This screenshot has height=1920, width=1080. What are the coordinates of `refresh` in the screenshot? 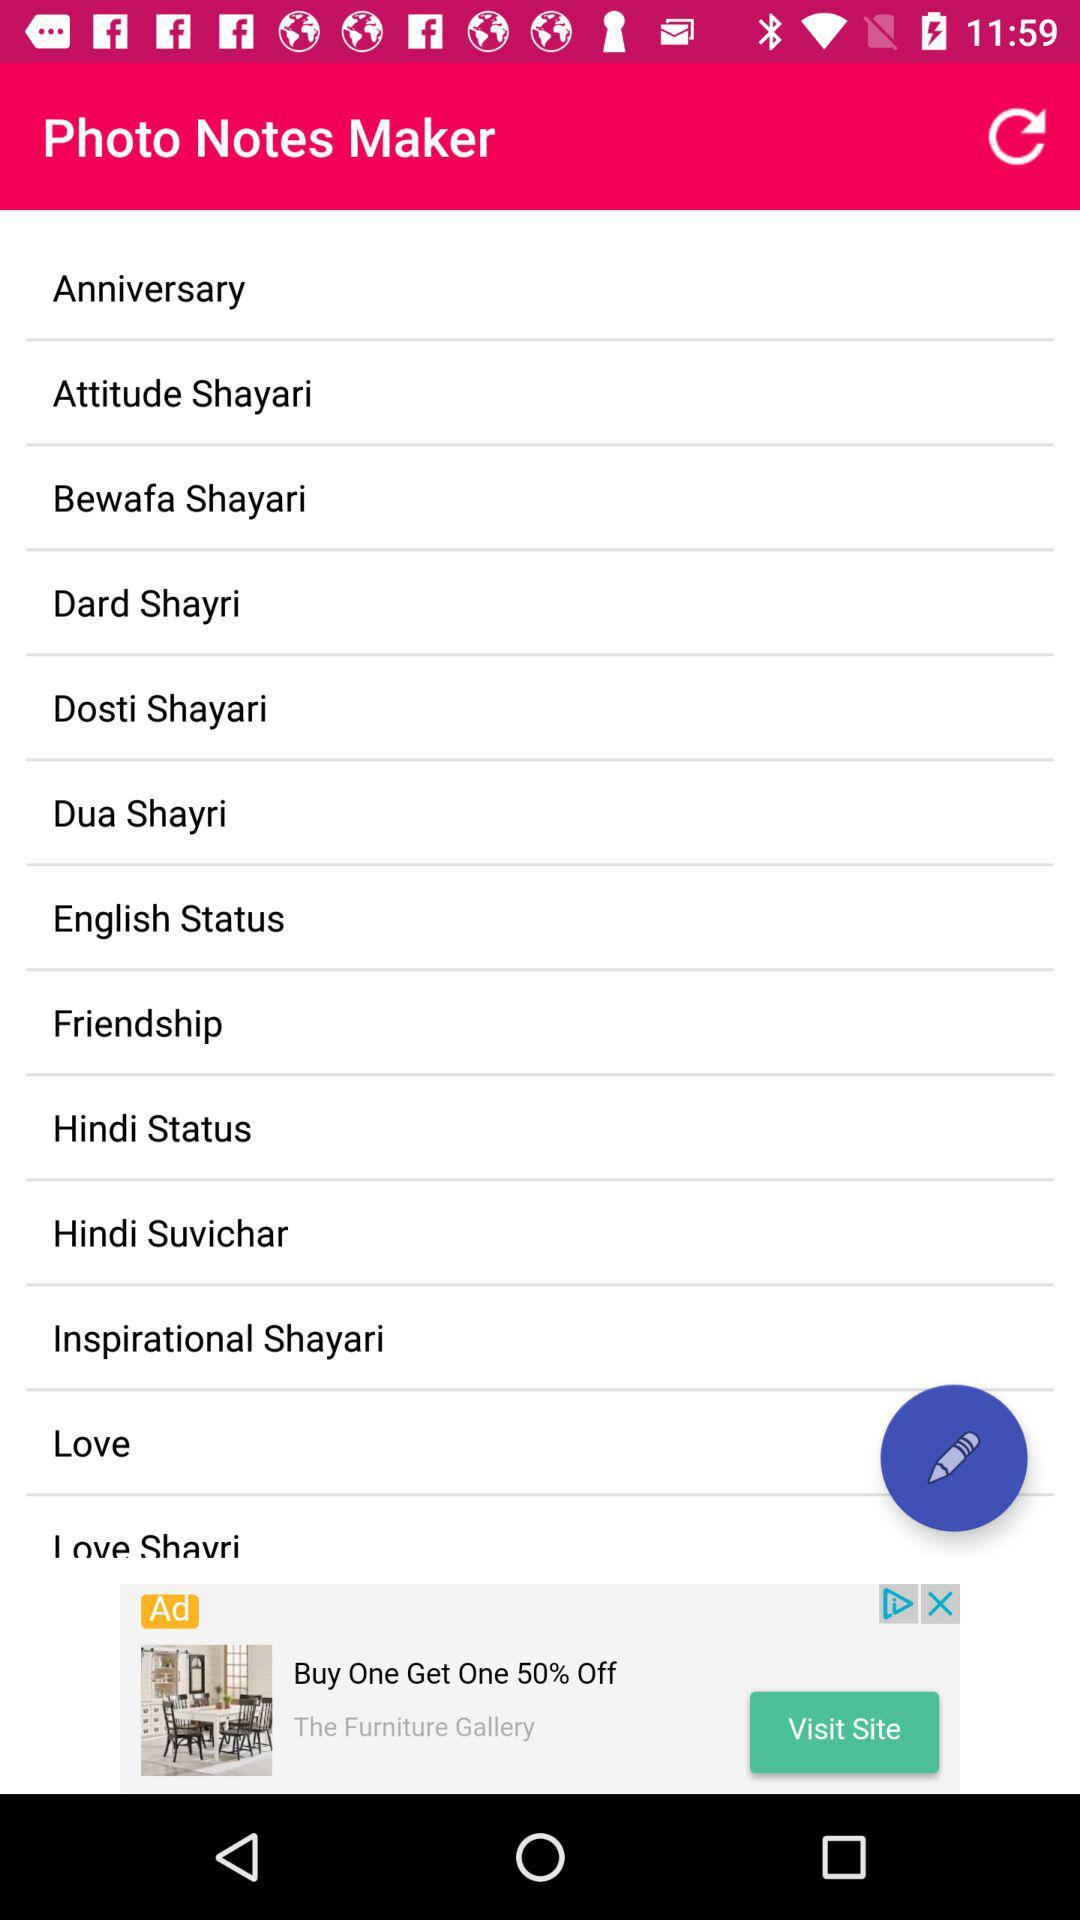 It's located at (1017, 135).